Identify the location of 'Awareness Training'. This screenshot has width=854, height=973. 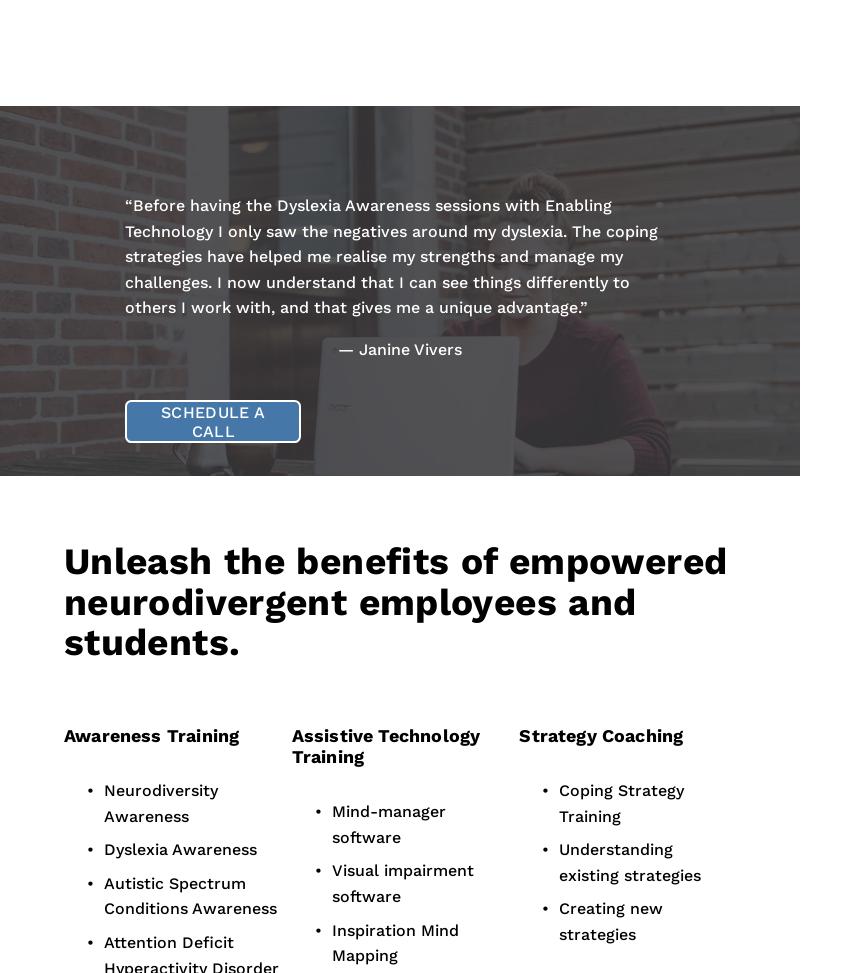
(62, 734).